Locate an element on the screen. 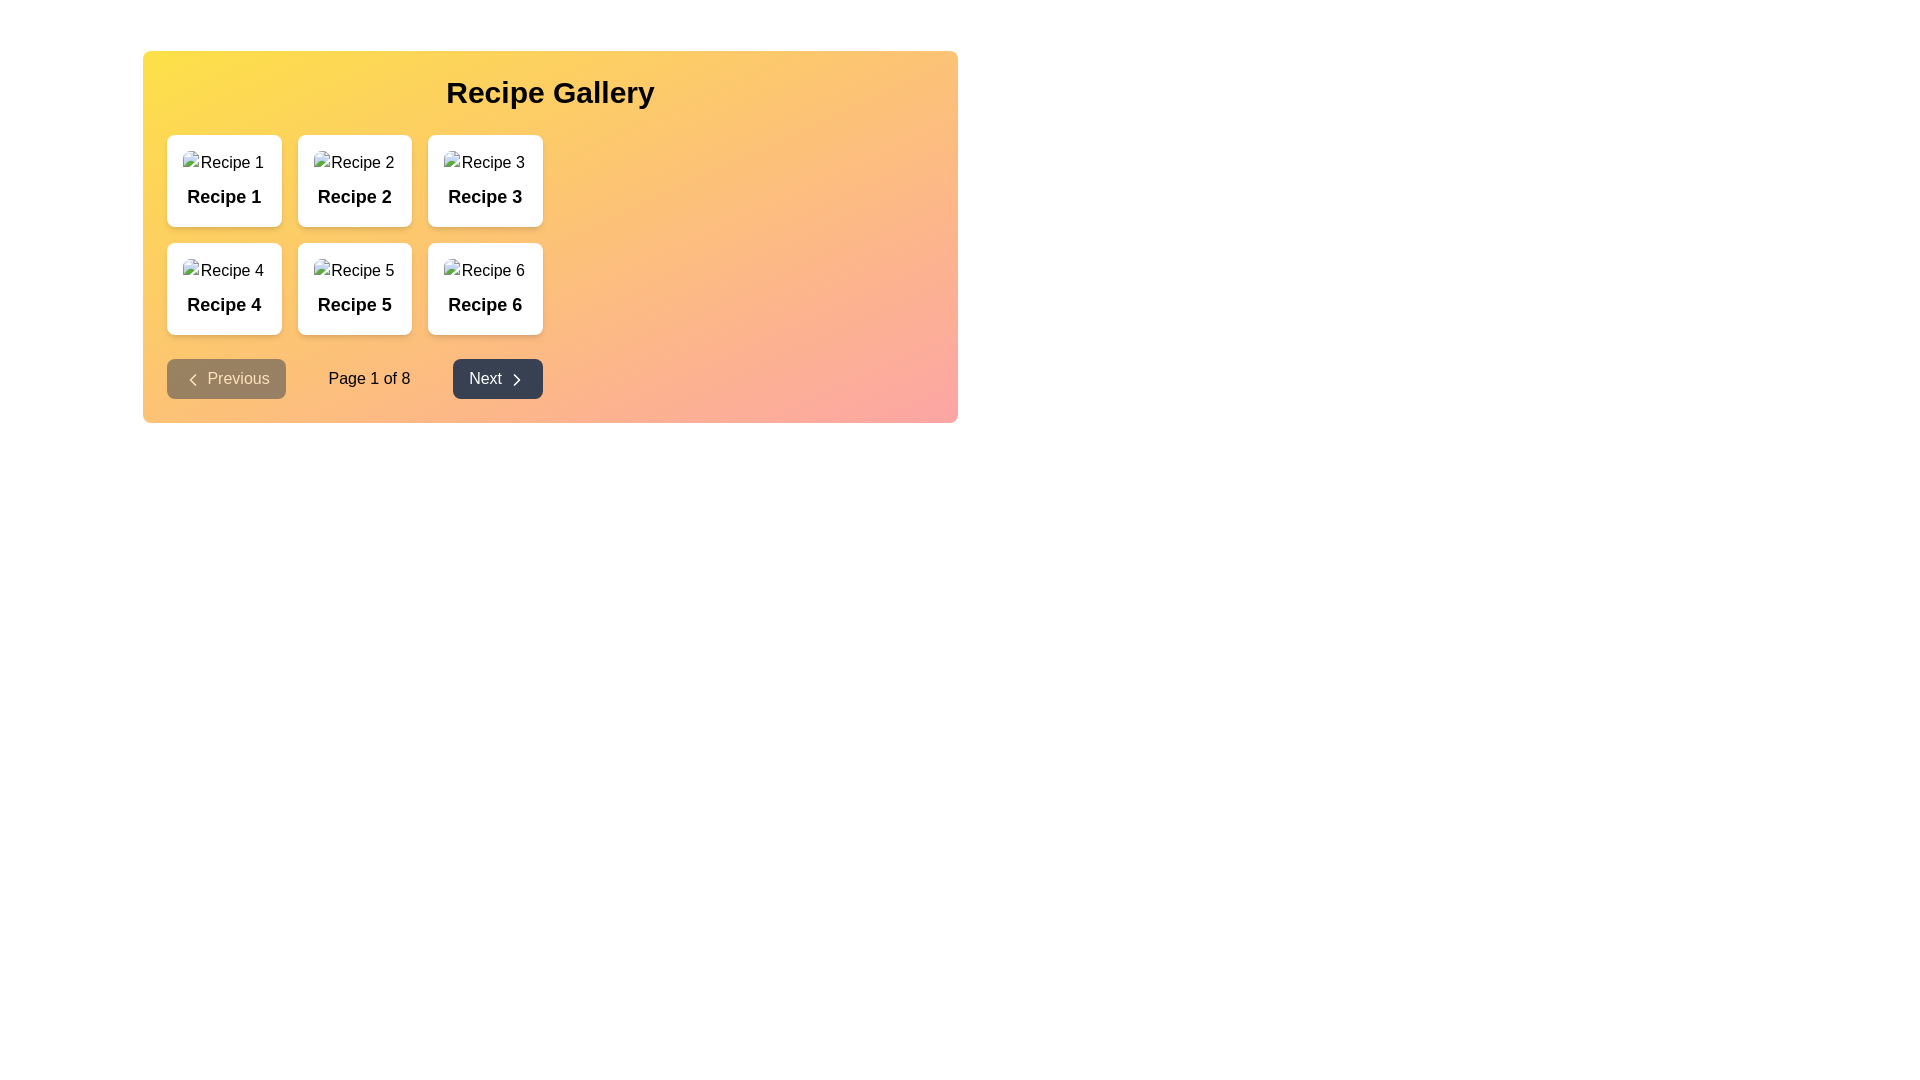 The width and height of the screenshot is (1920, 1080). the Text label displaying the title or name of the recipe in the second row, middle column of the 'Recipe Gallery' card is located at coordinates (354, 304).